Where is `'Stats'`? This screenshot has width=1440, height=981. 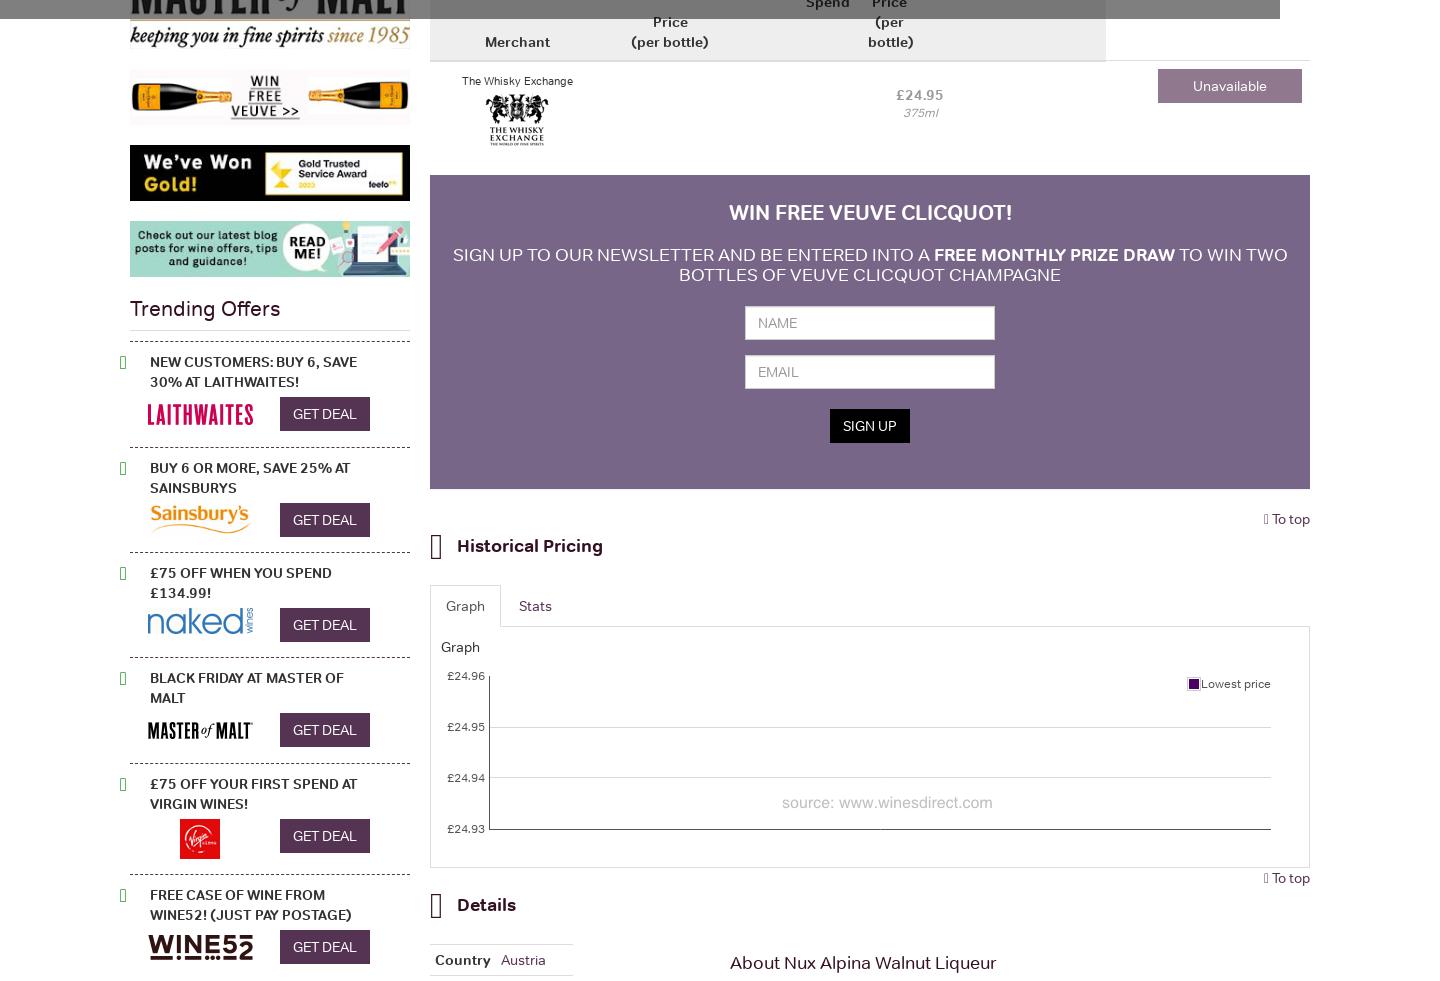
'Stats' is located at coordinates (534, 604).